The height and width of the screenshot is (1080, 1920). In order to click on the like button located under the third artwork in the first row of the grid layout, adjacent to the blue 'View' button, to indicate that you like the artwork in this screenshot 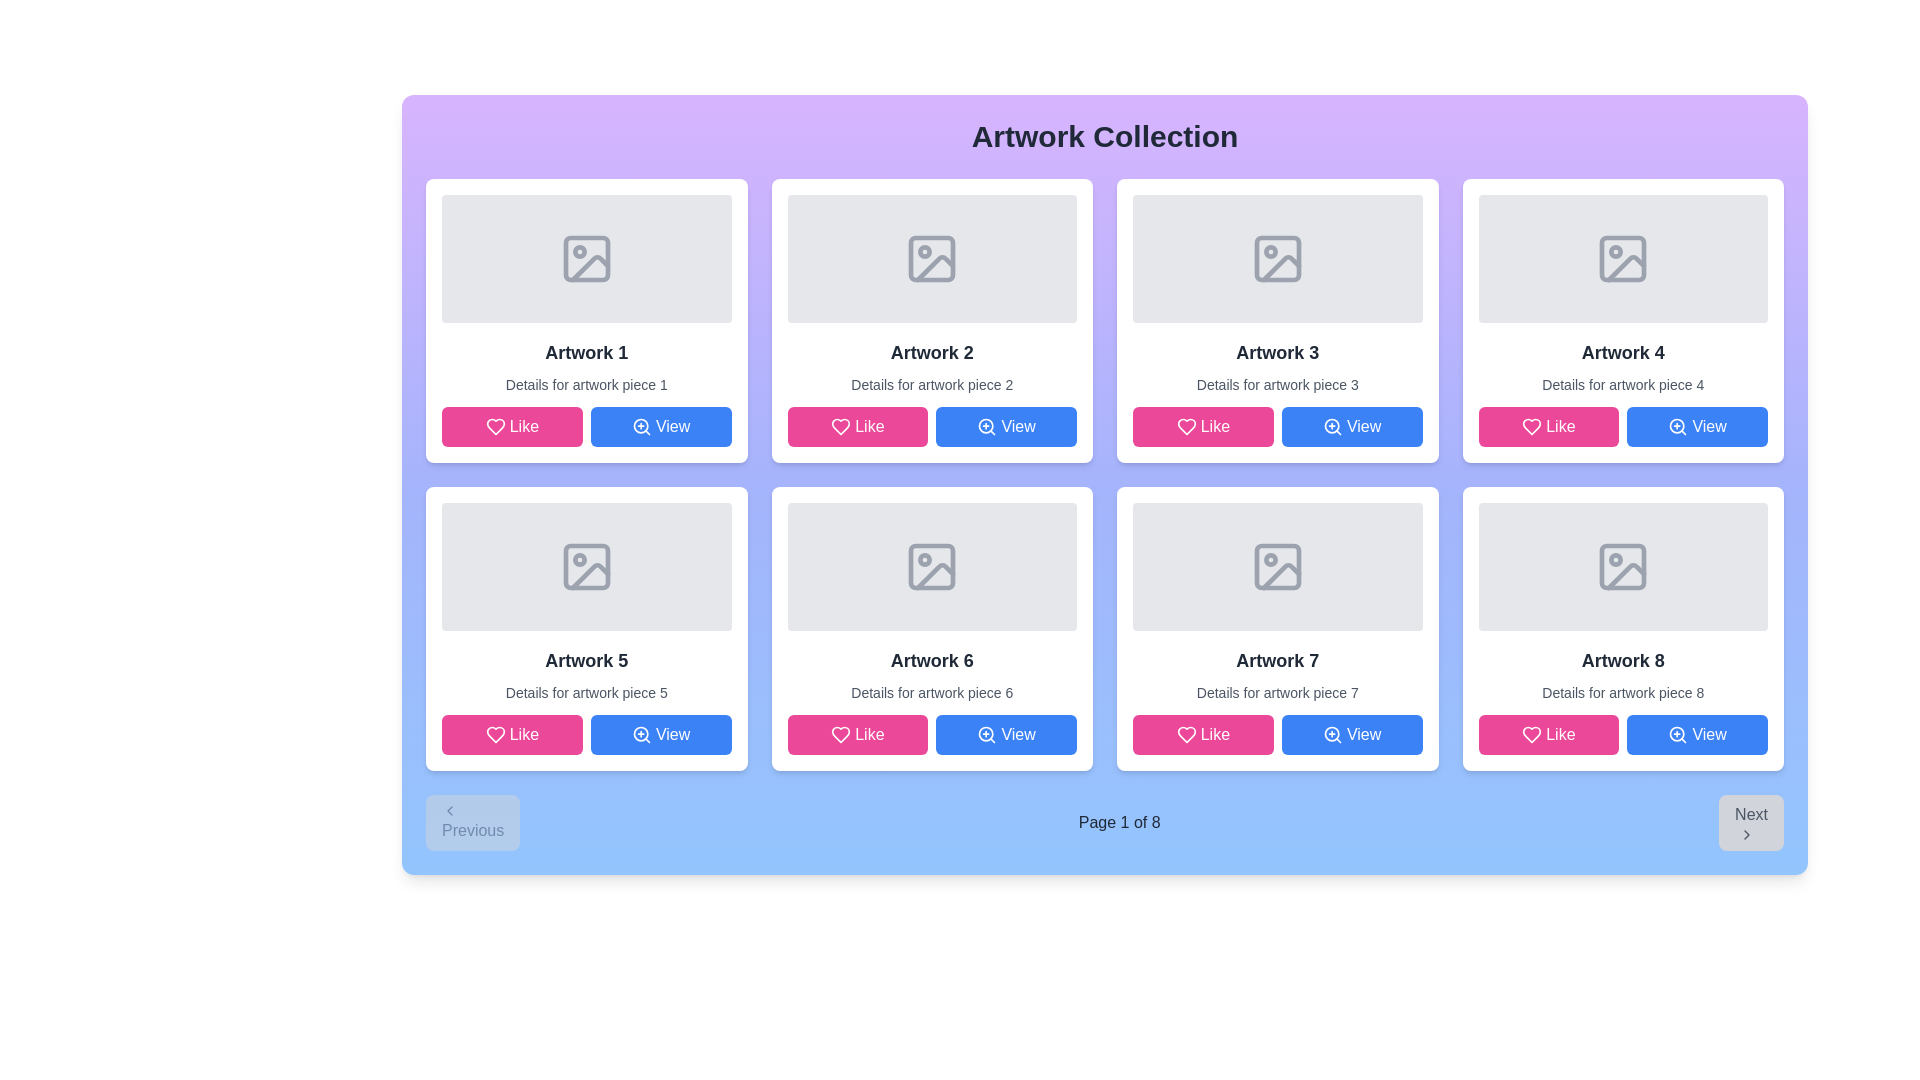, I will do `click(1202, 426)`.